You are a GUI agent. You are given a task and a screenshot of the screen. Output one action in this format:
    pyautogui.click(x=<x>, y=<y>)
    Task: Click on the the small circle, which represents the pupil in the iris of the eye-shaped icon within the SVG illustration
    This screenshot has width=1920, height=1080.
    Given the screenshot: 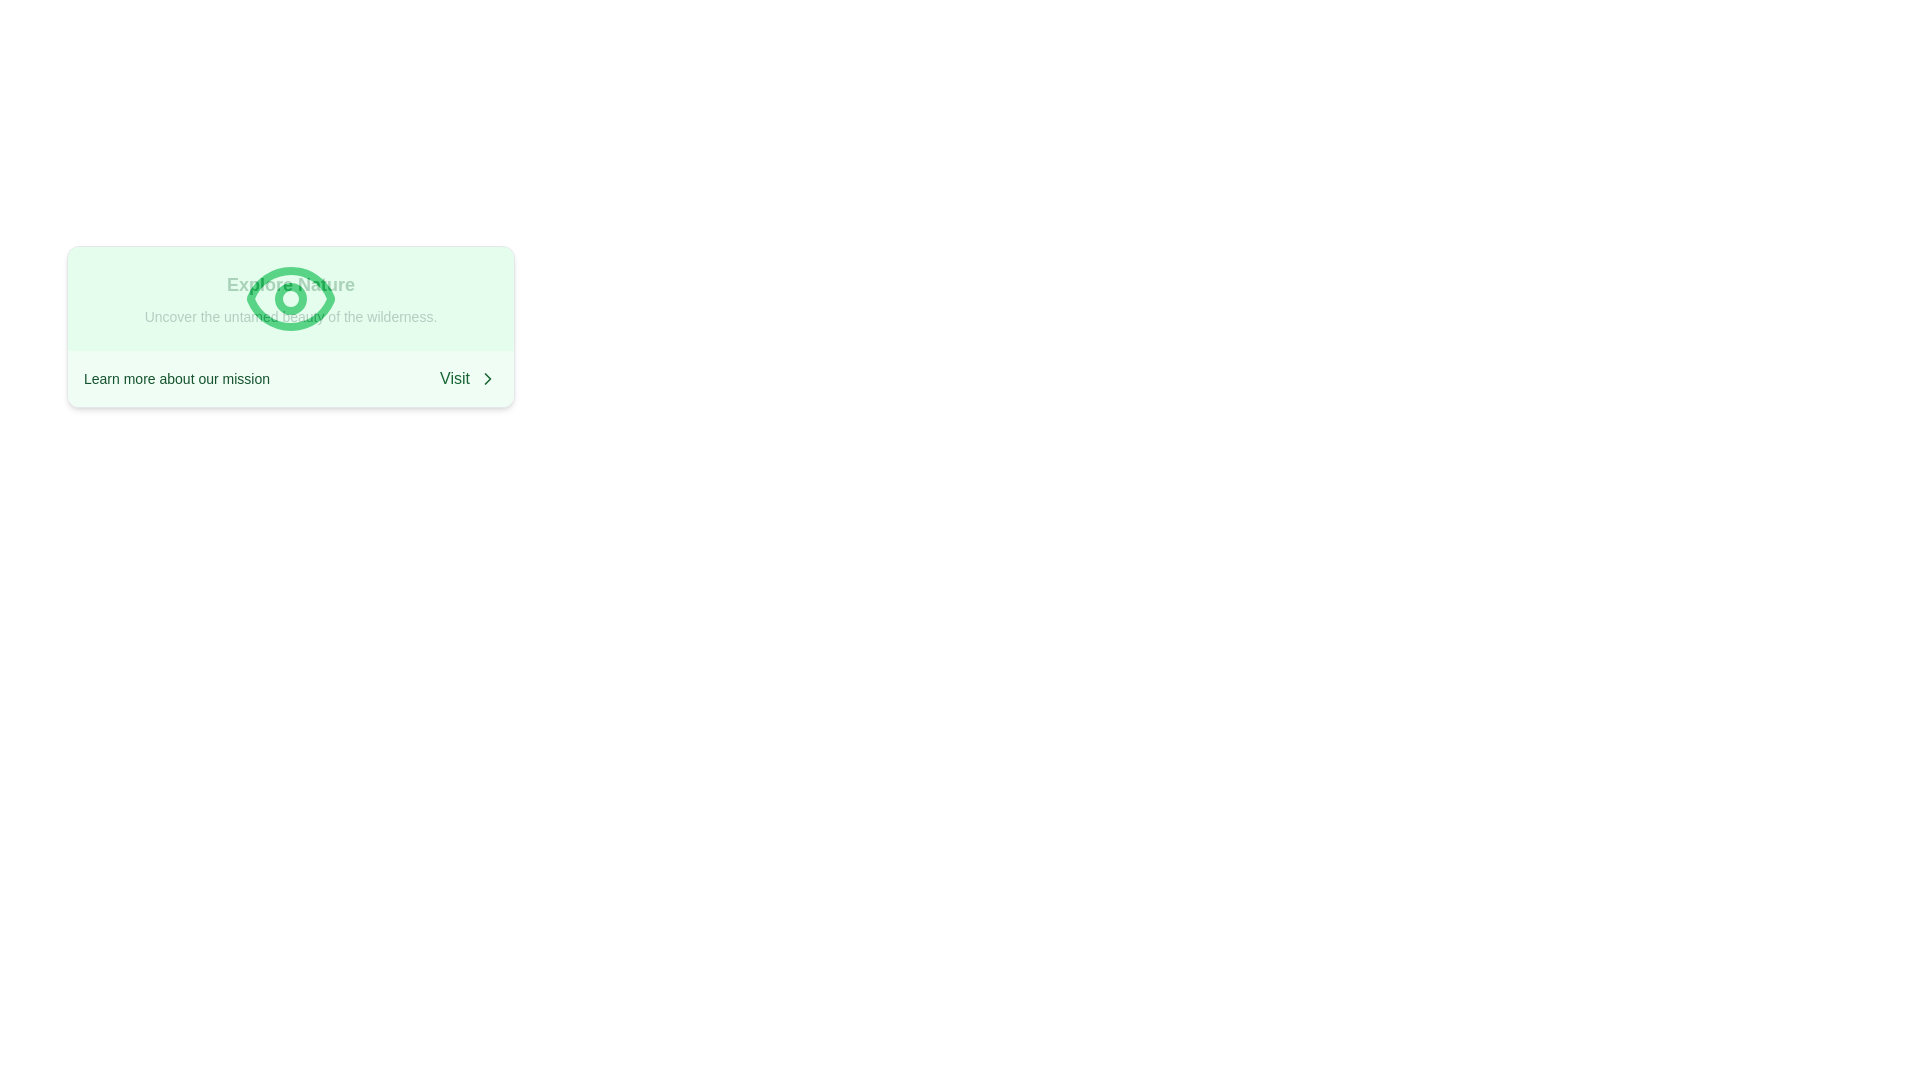 What is the action you would take?
    pyautogui.click(x=290, y=299)
    